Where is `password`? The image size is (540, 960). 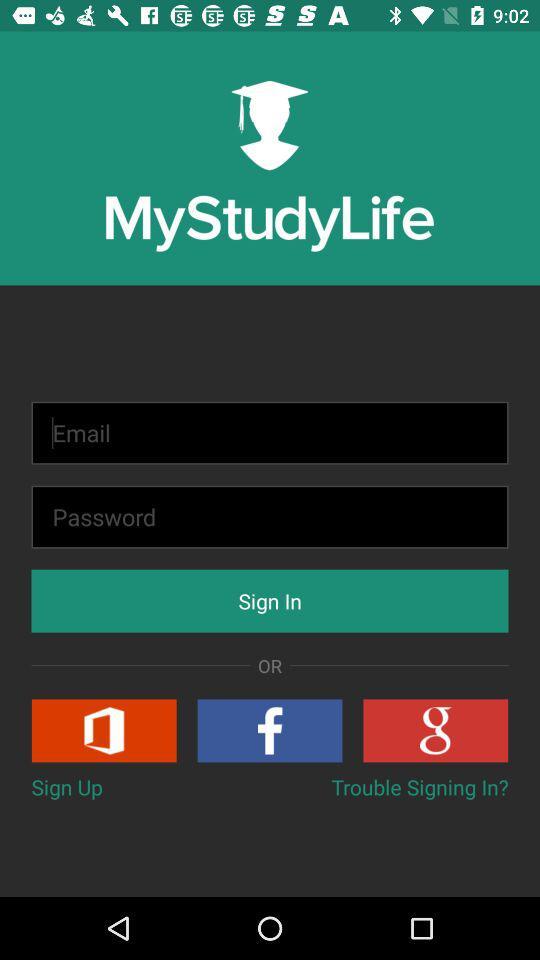
password is located at coordinates (270, 516).